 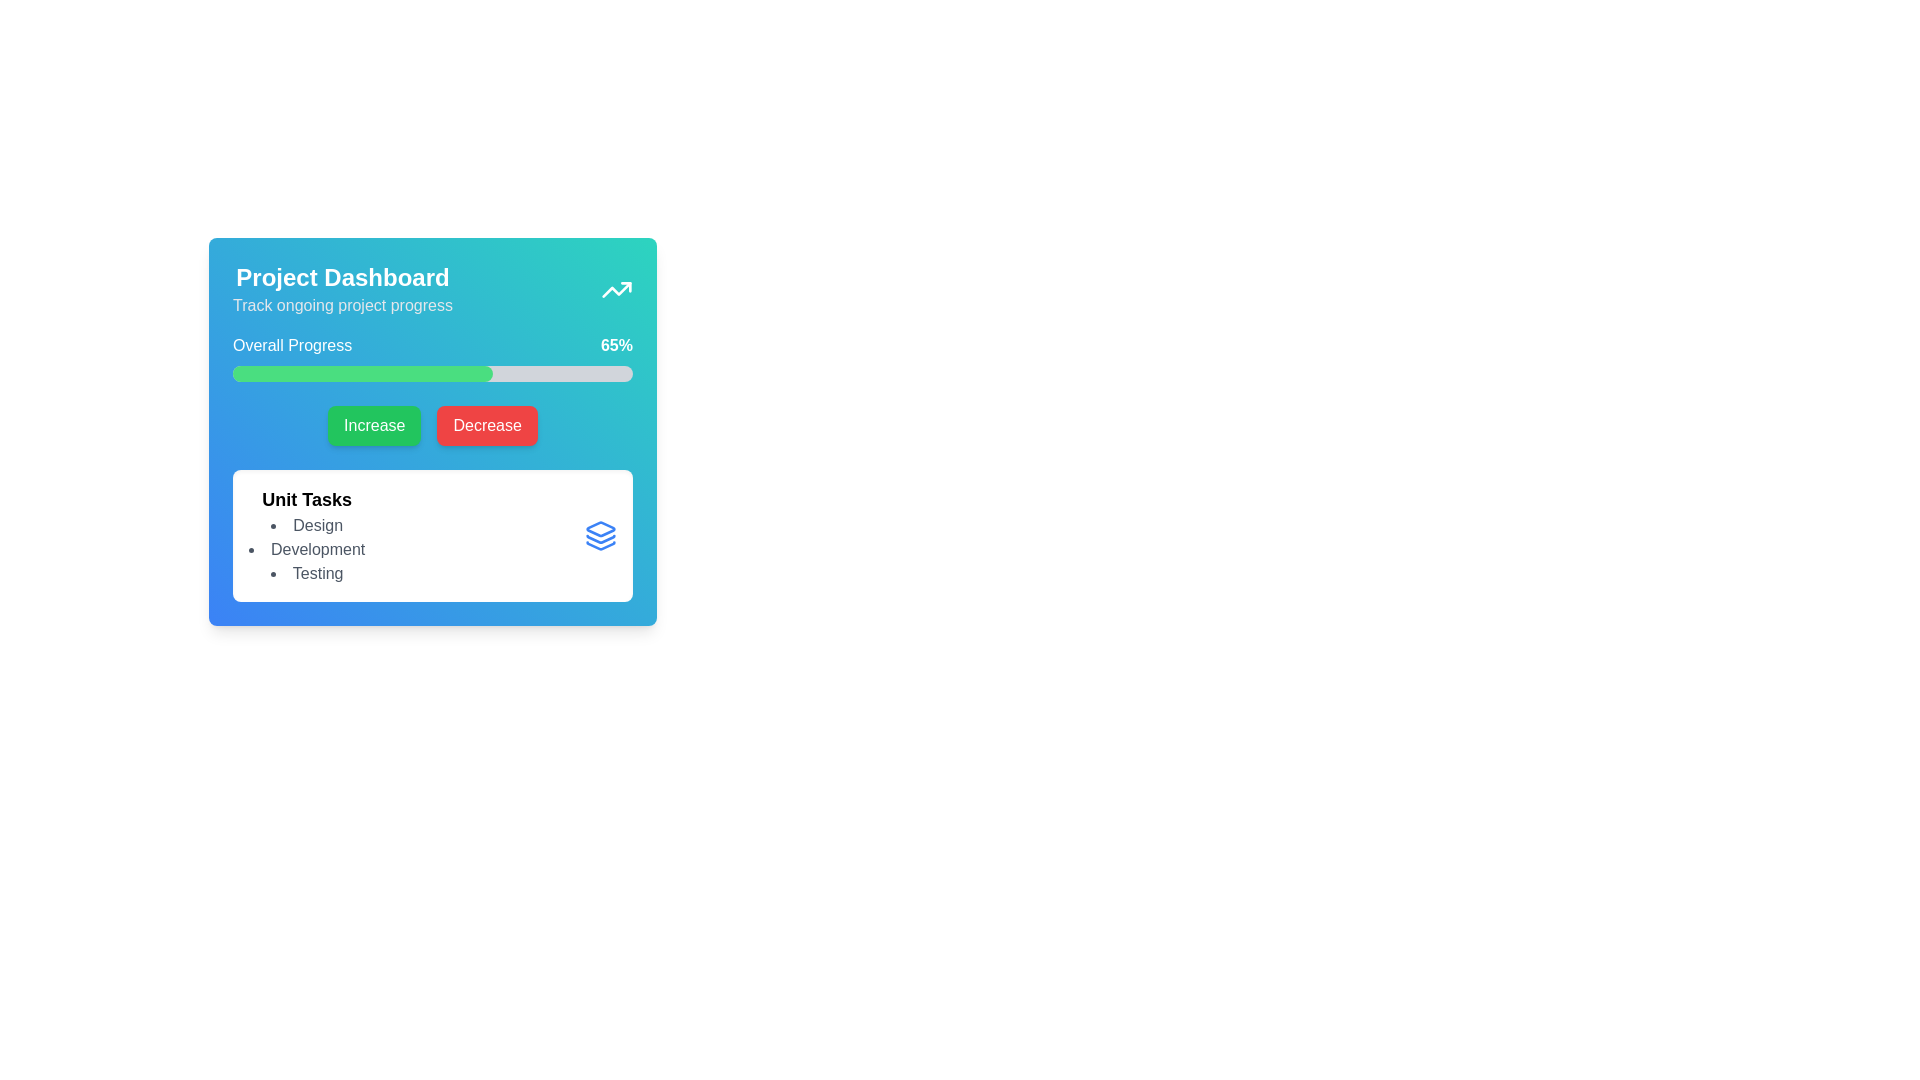 What do you see at coordinates (599, 528) in the screenshot?
I see `the topmost triangle-like icon in the lower right section of the 'Unit Tasks' area in the 'Project Dashboard', which is part of a decorative design and matches the blue theme of the UI` at bounding box center [599, 528].